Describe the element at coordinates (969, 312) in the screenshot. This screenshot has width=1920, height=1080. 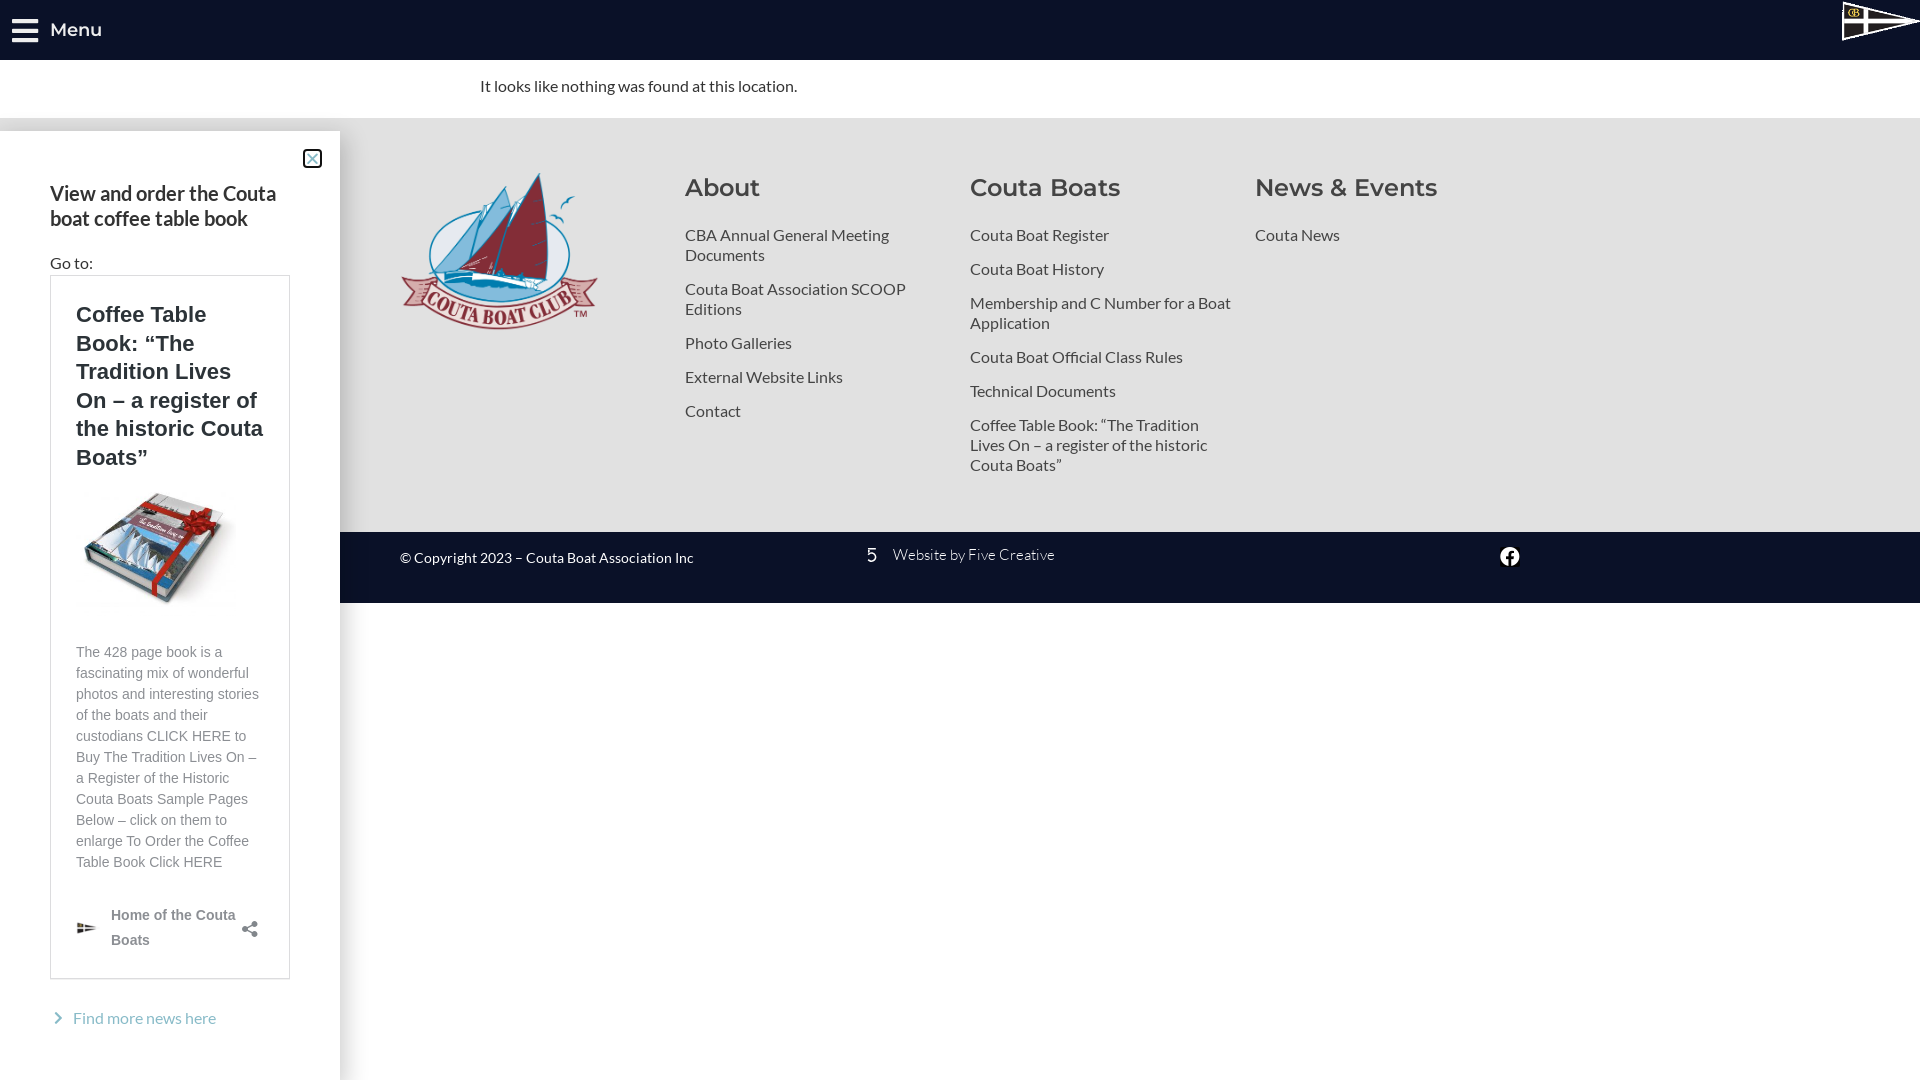
I see `'Membership and C Number for a Boat Application'` at that location.